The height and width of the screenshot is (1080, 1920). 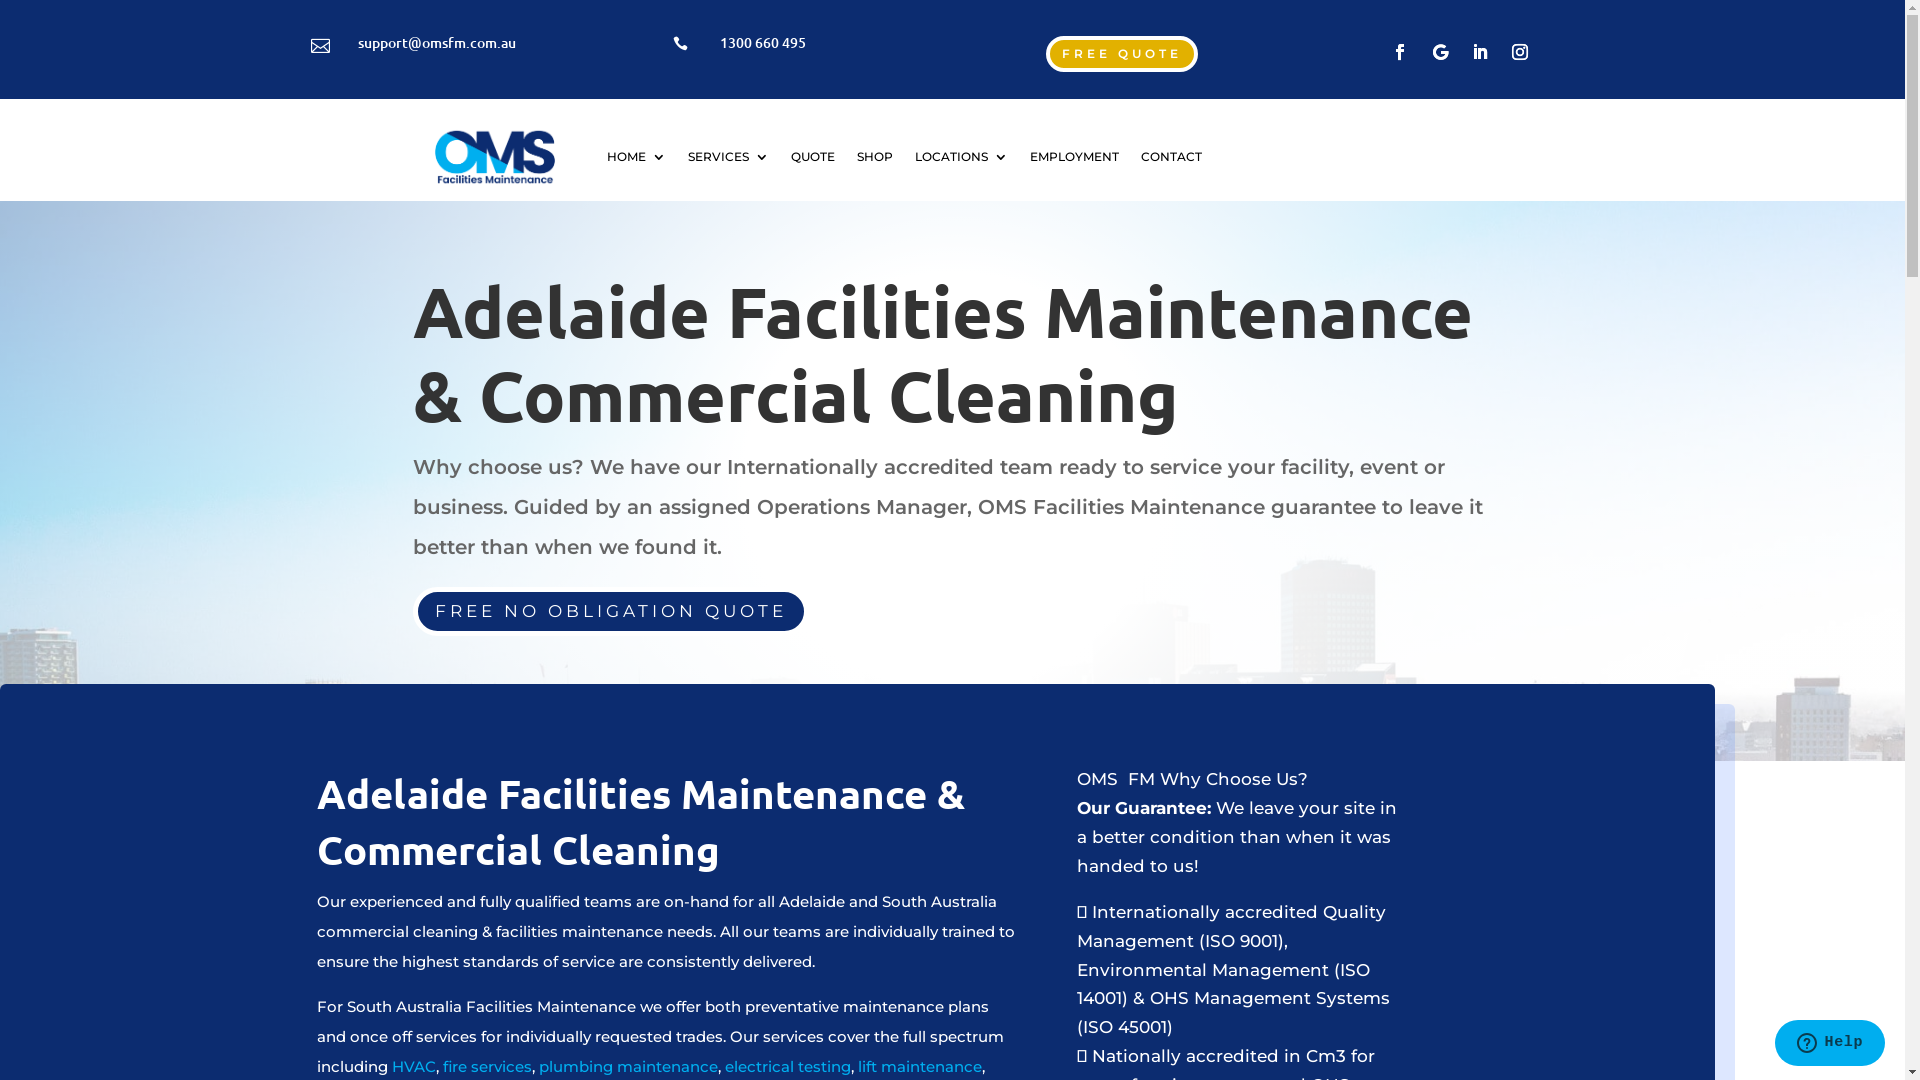 I want to click on 'support@omsfm.com.au', so click(x=435, y=42).